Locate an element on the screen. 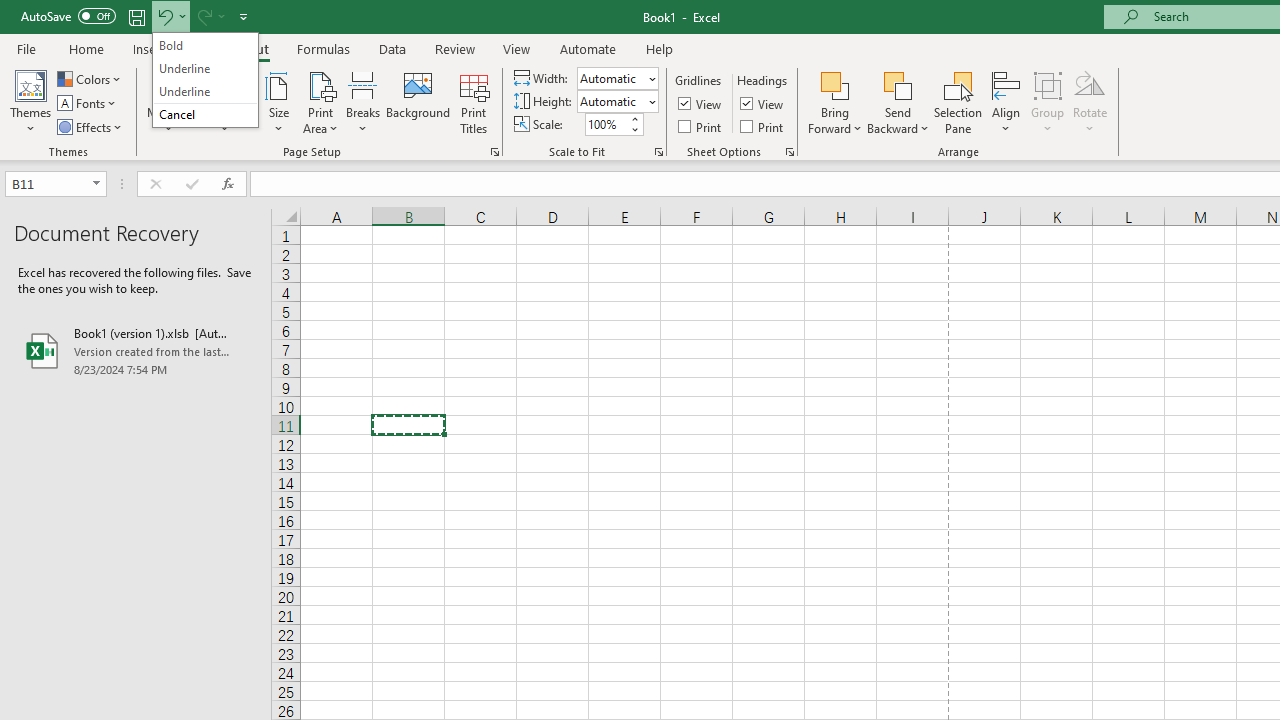  'Sheet Options' is located at coordinates (788, 150).